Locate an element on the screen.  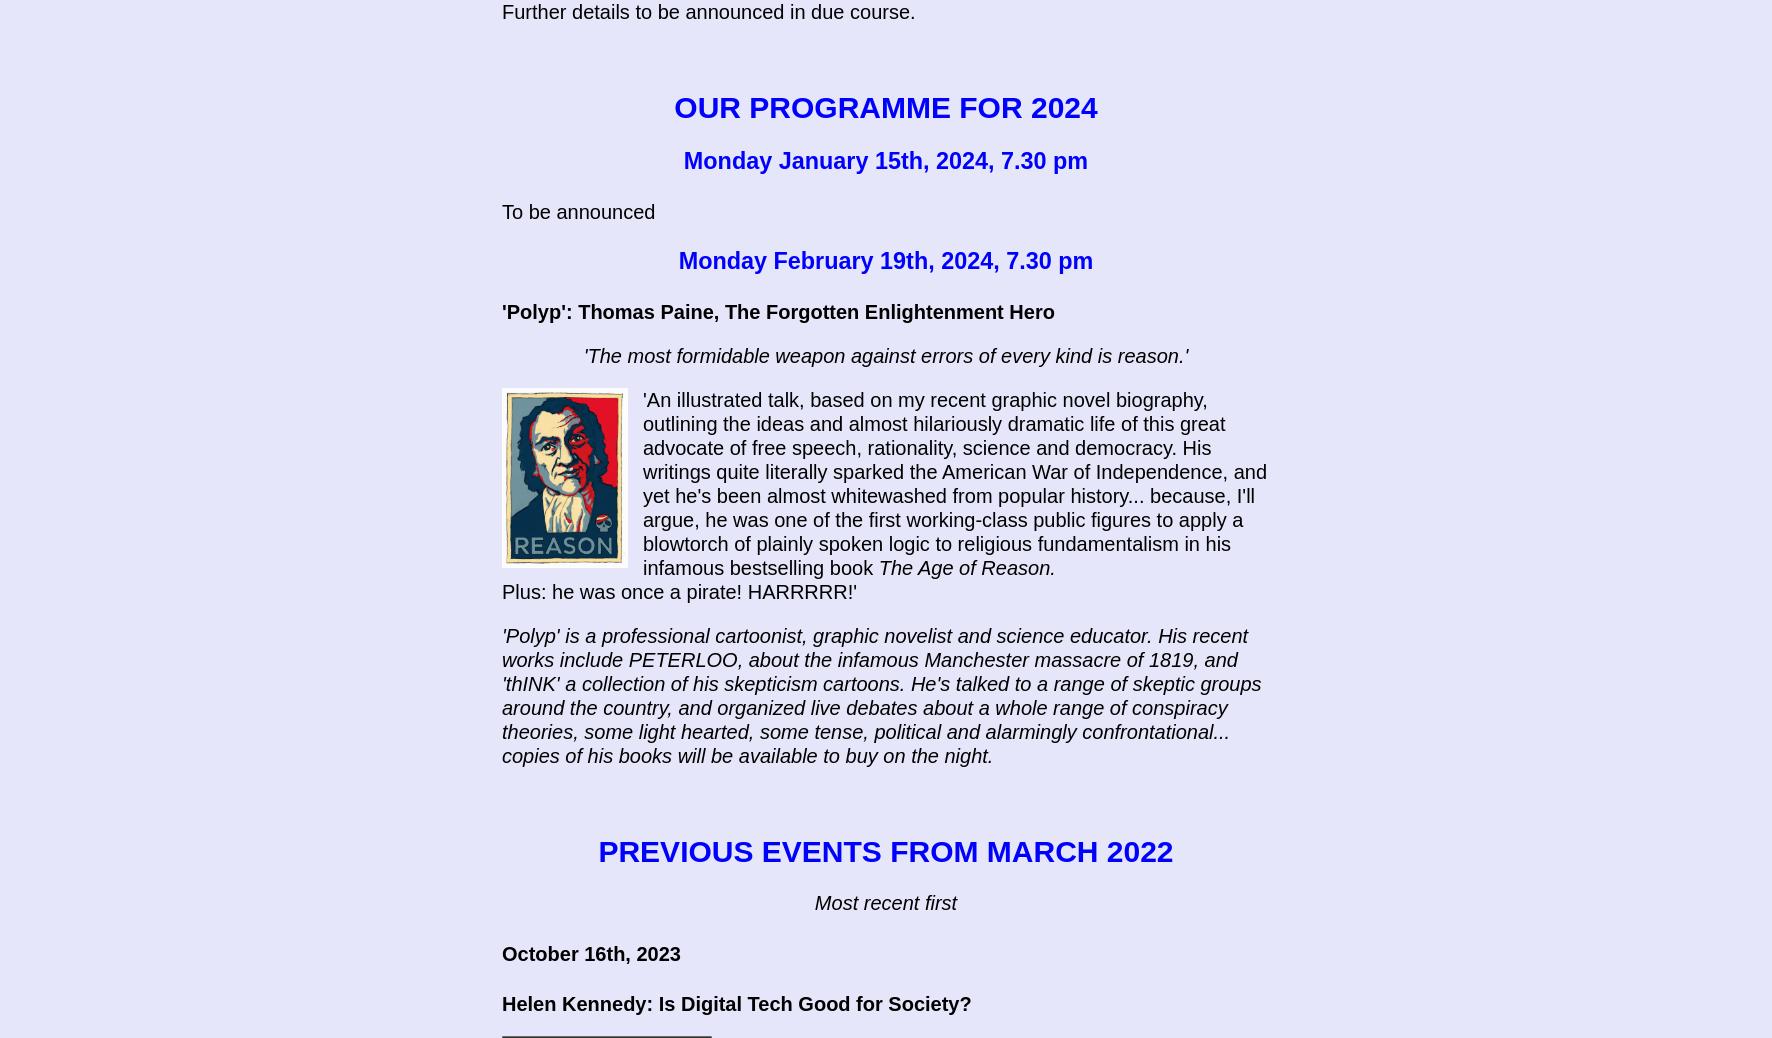
''An illustrated talk, based on my recent graphic novel biography, outlining the ideas and almost hilariously dramatic life 
of this great advocate of free speech, rationality, science and democracy. His writings quite literally sparked the American 
War of Independence, and yet he's been almost whitewashed from popular history... because, I'll argue, he was one of the first 
working-class public figures to apply a blowtorch of plainly spoken logic to religious fundamentalism in his infamous 
bestselling book' is located at coordinates (953, 484).